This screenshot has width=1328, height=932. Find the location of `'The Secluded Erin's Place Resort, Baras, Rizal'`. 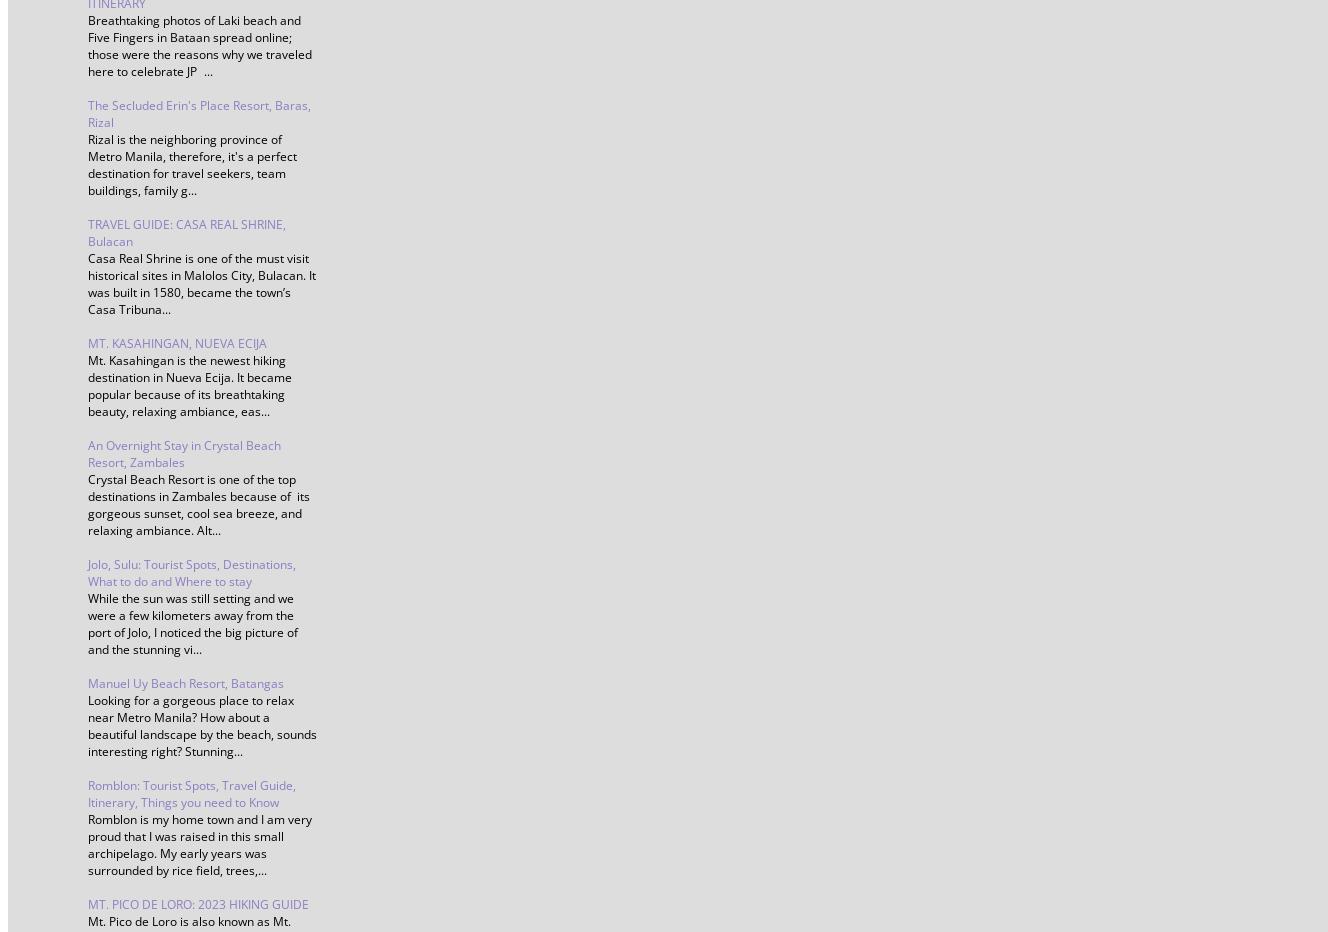

'The Secluded Erin's Place Resort, Baras, Rizal' is located at coordinates (199, 113).